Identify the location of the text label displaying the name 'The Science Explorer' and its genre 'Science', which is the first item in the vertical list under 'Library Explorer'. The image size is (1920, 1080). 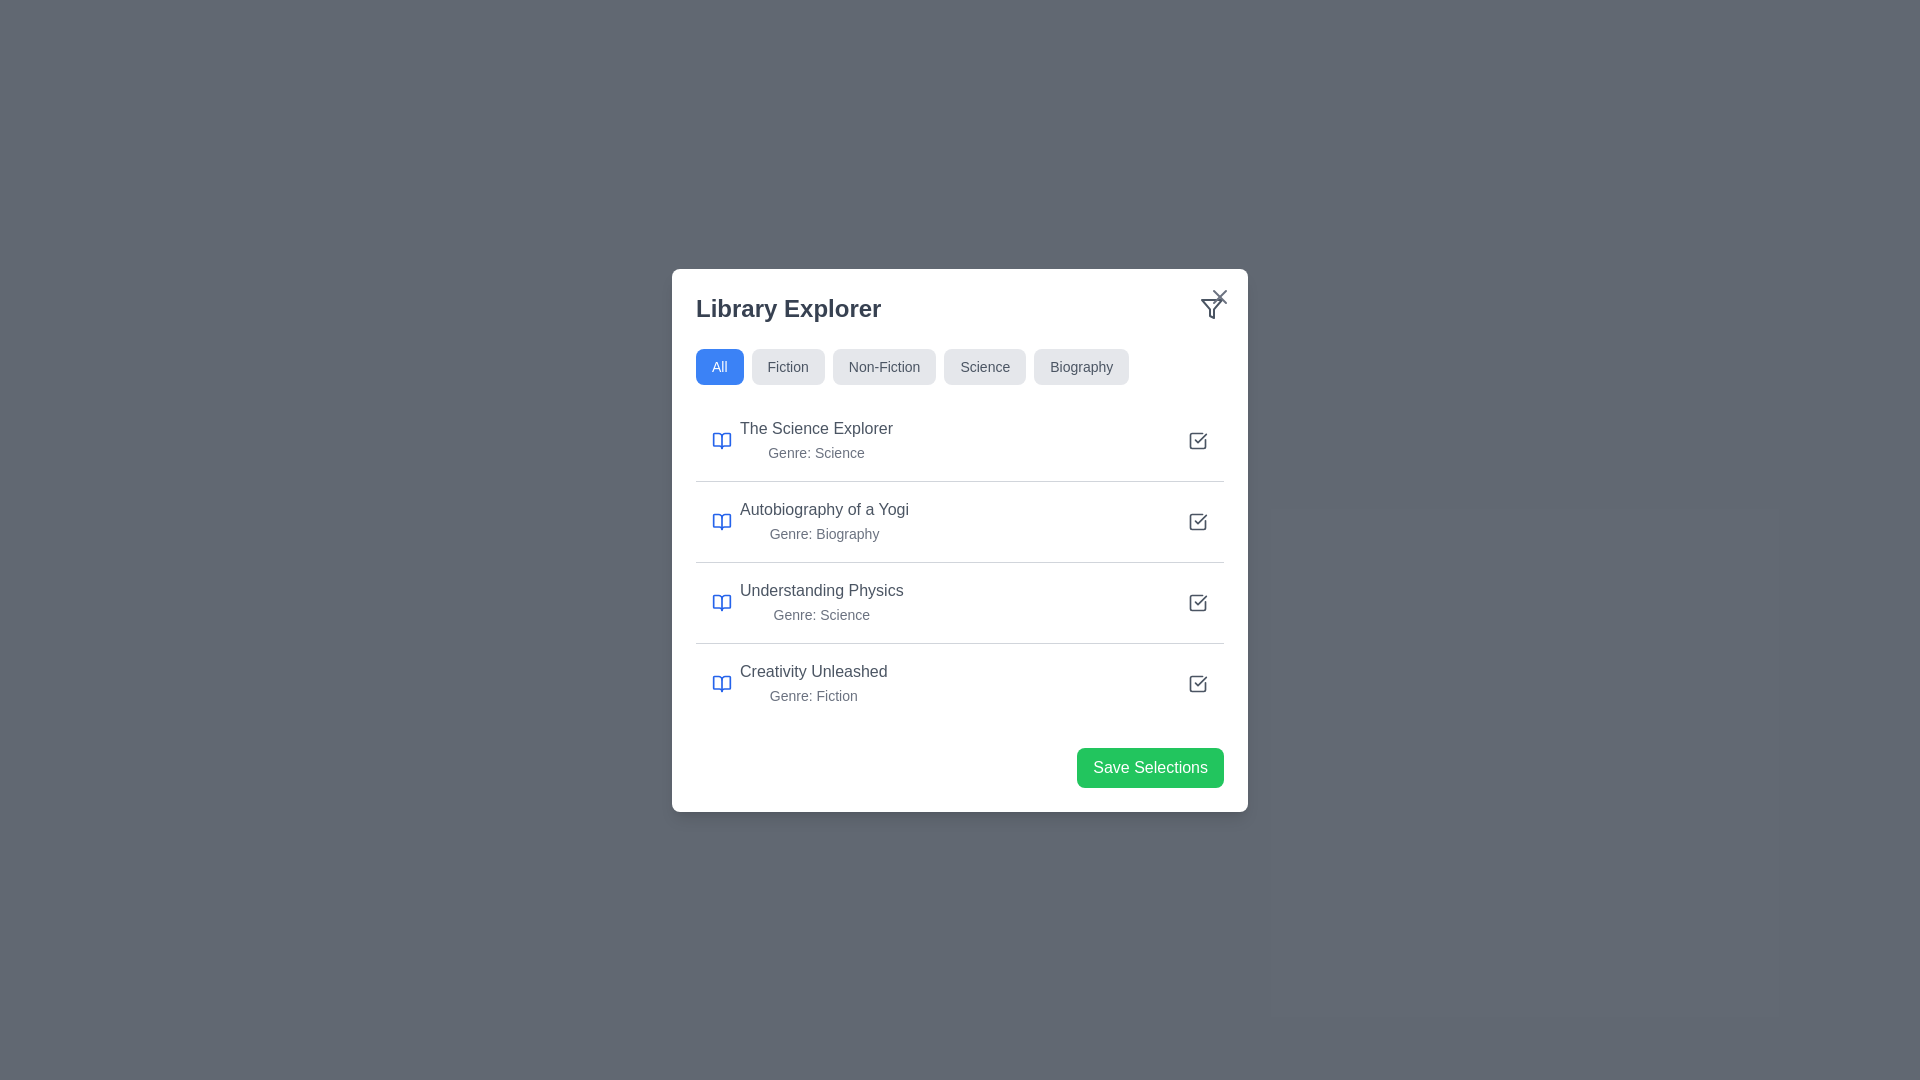
(816, 439).